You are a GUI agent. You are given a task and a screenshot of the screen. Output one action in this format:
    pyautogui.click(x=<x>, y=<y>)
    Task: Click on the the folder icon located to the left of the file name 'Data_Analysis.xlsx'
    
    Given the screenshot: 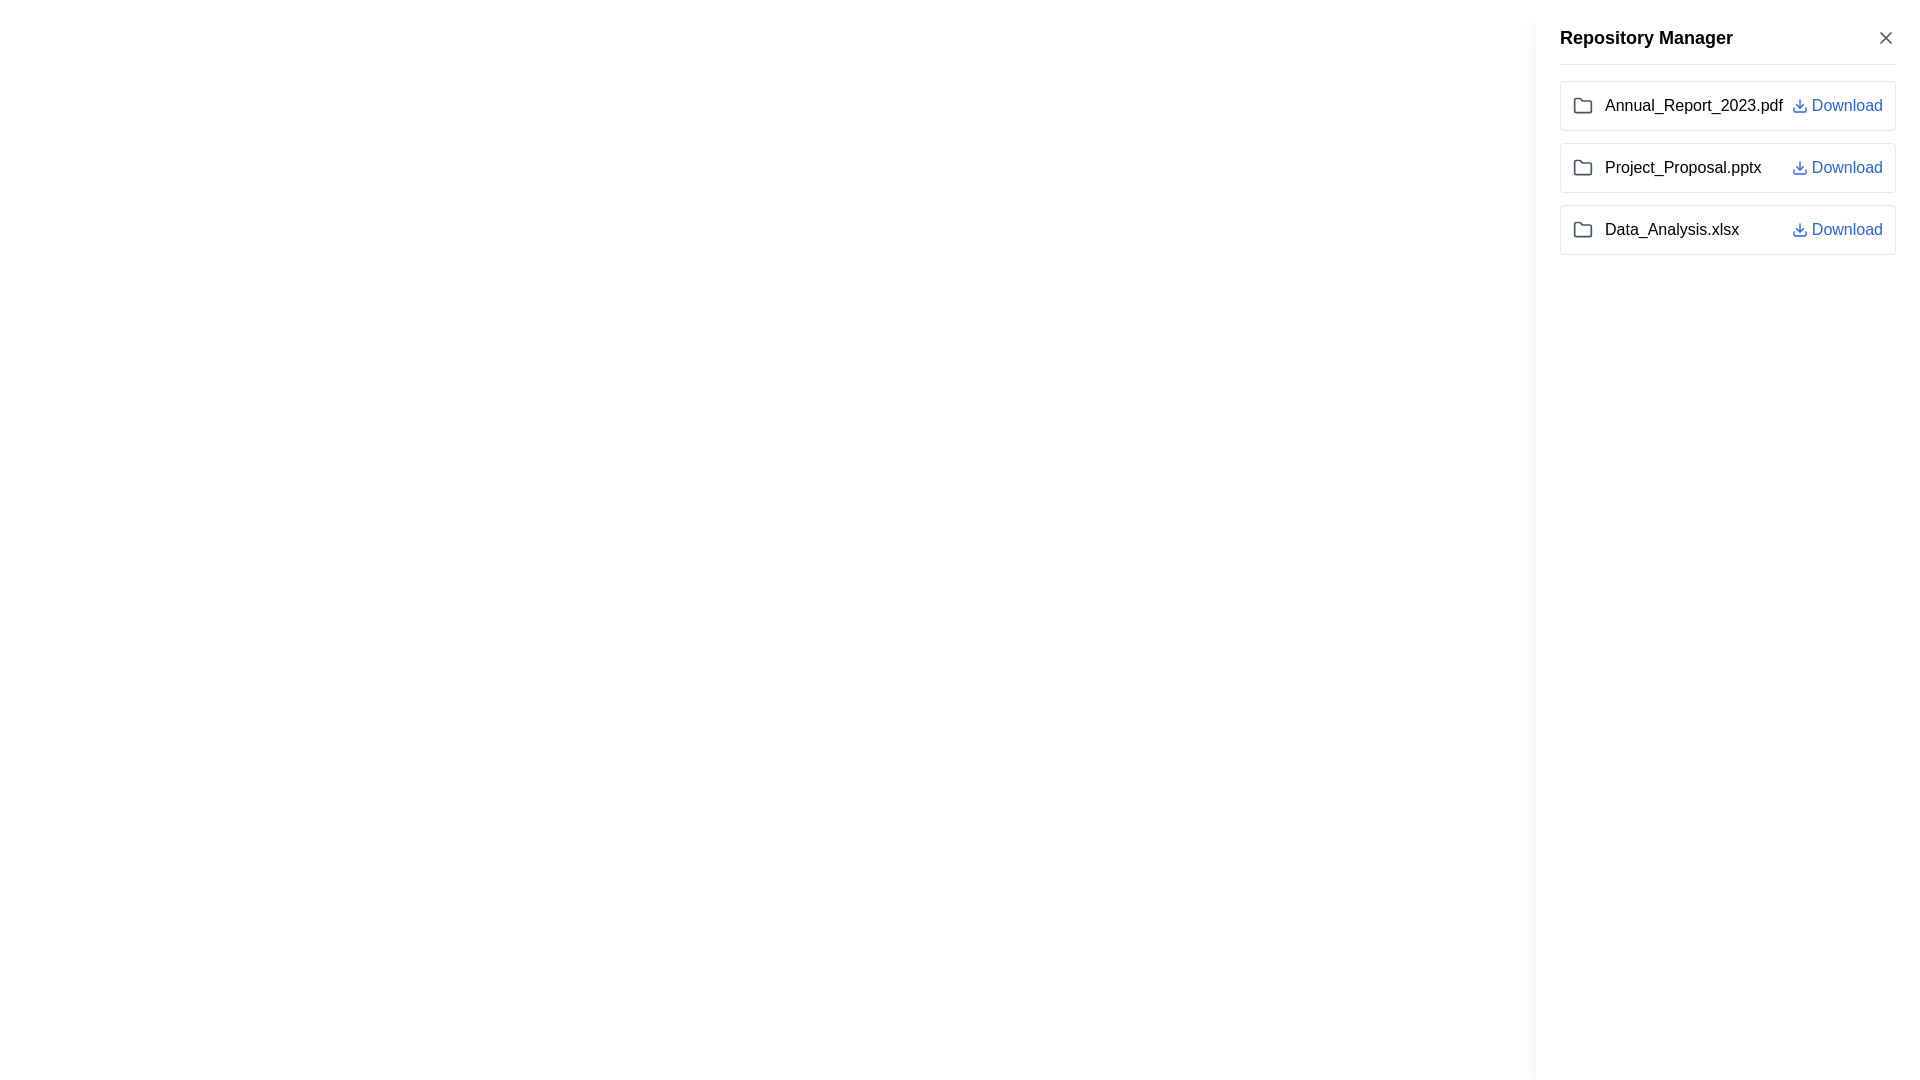 What is the action you would take?
    pyautogui.click(x=1582, y=227)
    